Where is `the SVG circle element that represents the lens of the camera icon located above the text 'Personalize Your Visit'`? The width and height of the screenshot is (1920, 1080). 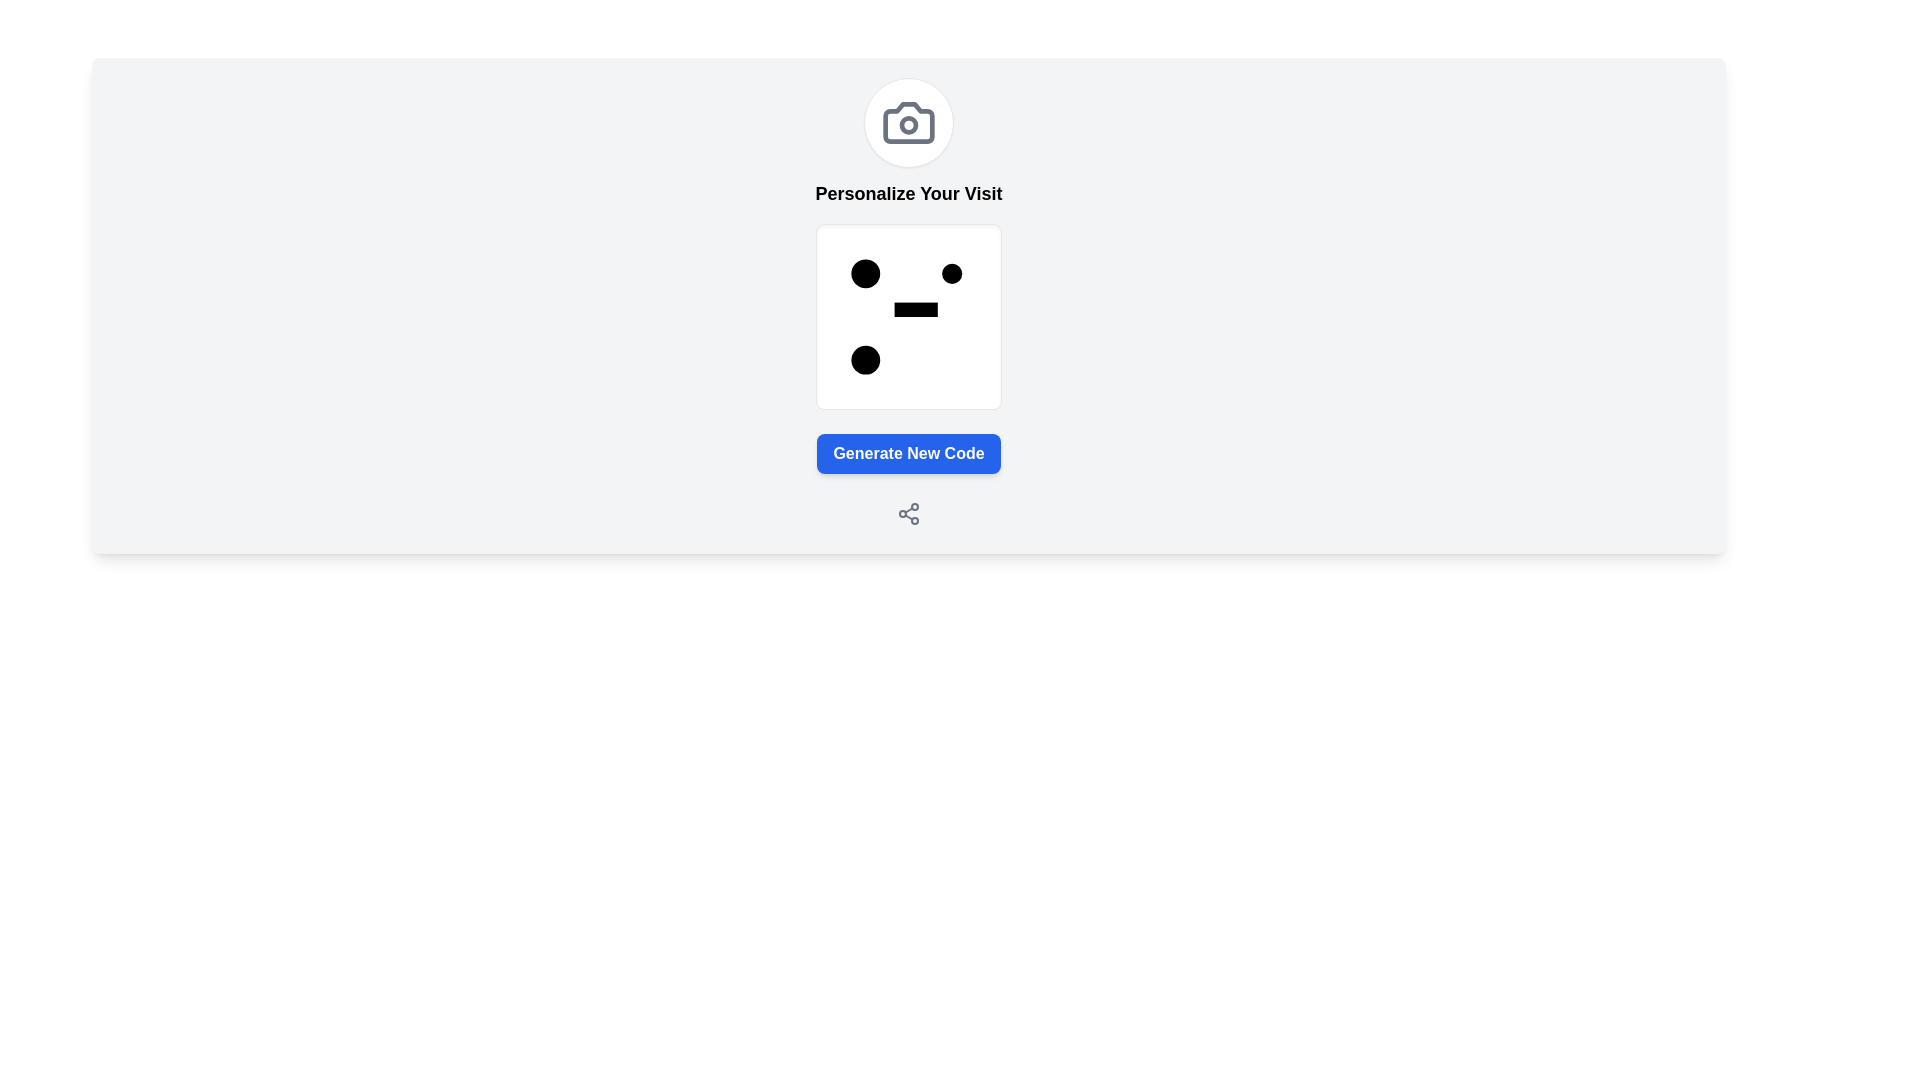 the SVG circle element that represents the lens of the camera icon located above the text 'Personalize Your Visit' is located at coordinates (907, 124).